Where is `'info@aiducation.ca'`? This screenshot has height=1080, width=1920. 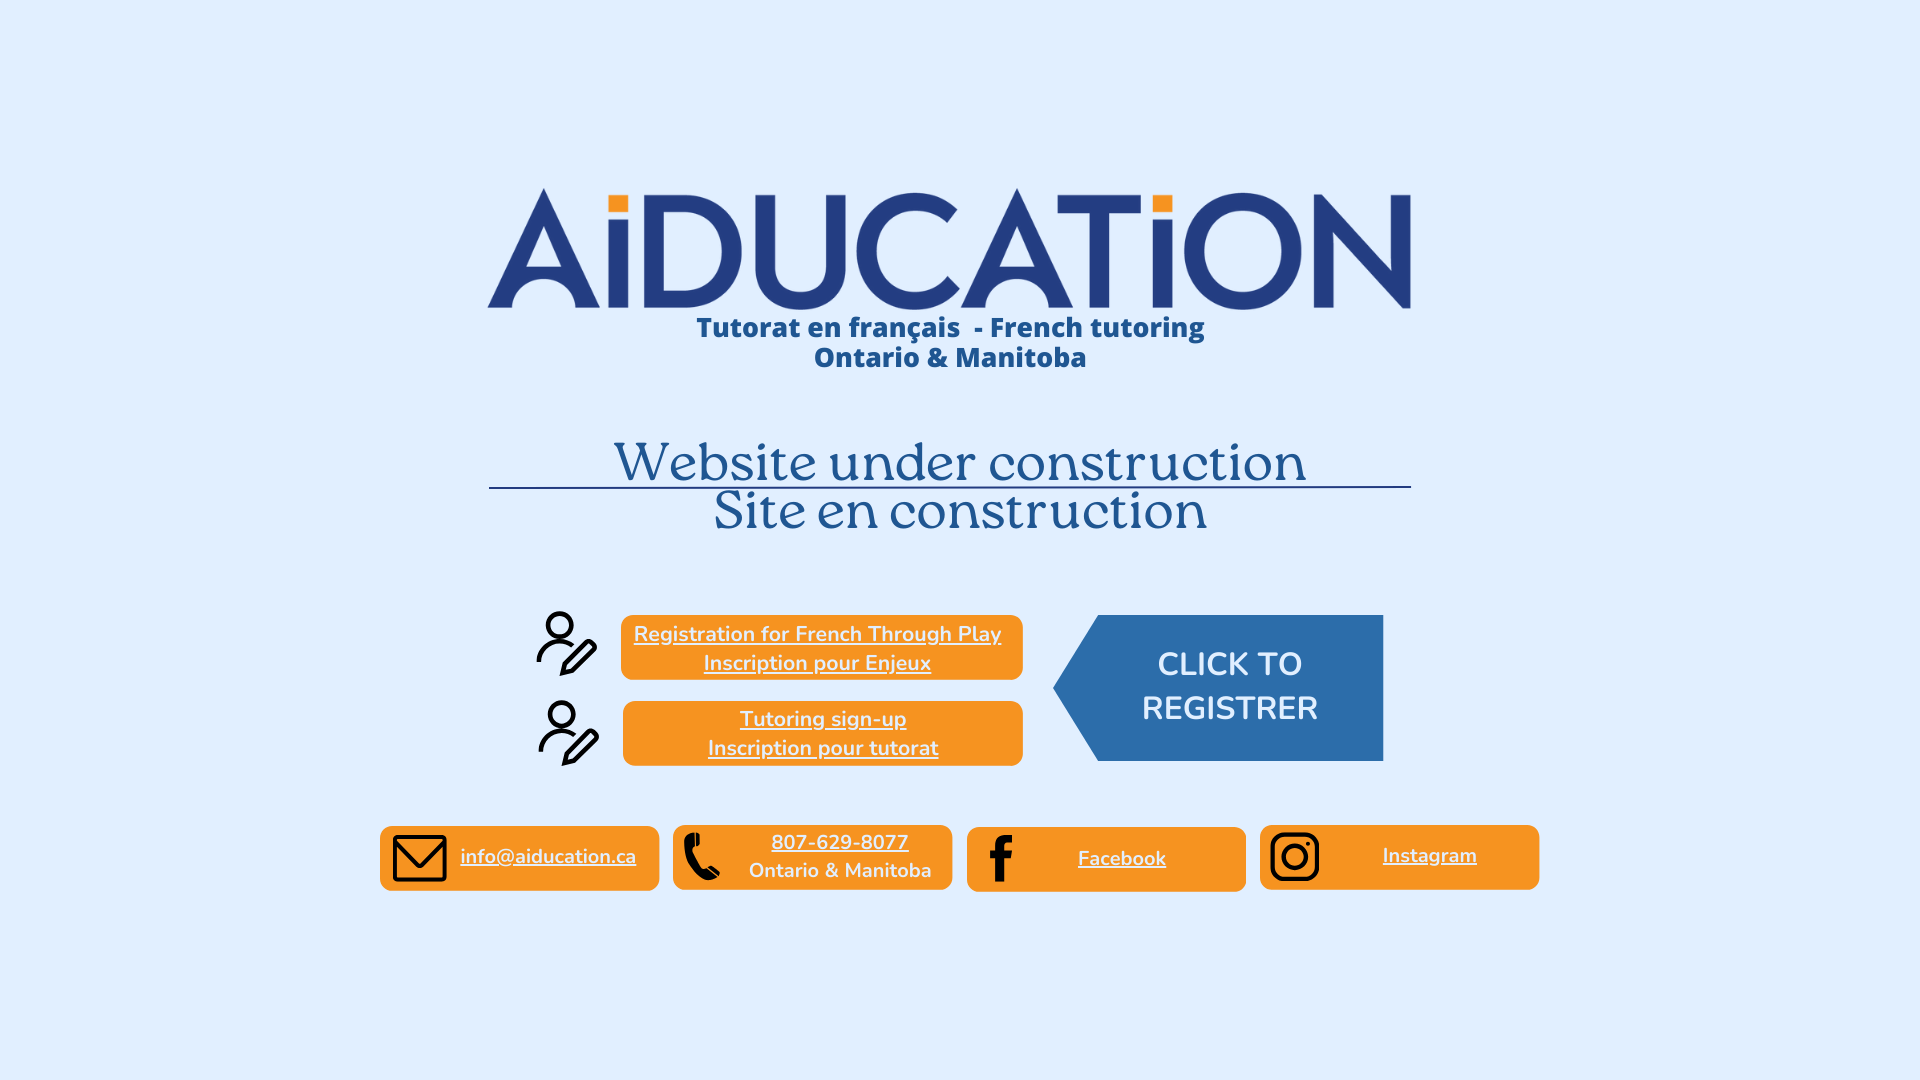
'info@aiducation.ca' is located at coordinates (547, 856).